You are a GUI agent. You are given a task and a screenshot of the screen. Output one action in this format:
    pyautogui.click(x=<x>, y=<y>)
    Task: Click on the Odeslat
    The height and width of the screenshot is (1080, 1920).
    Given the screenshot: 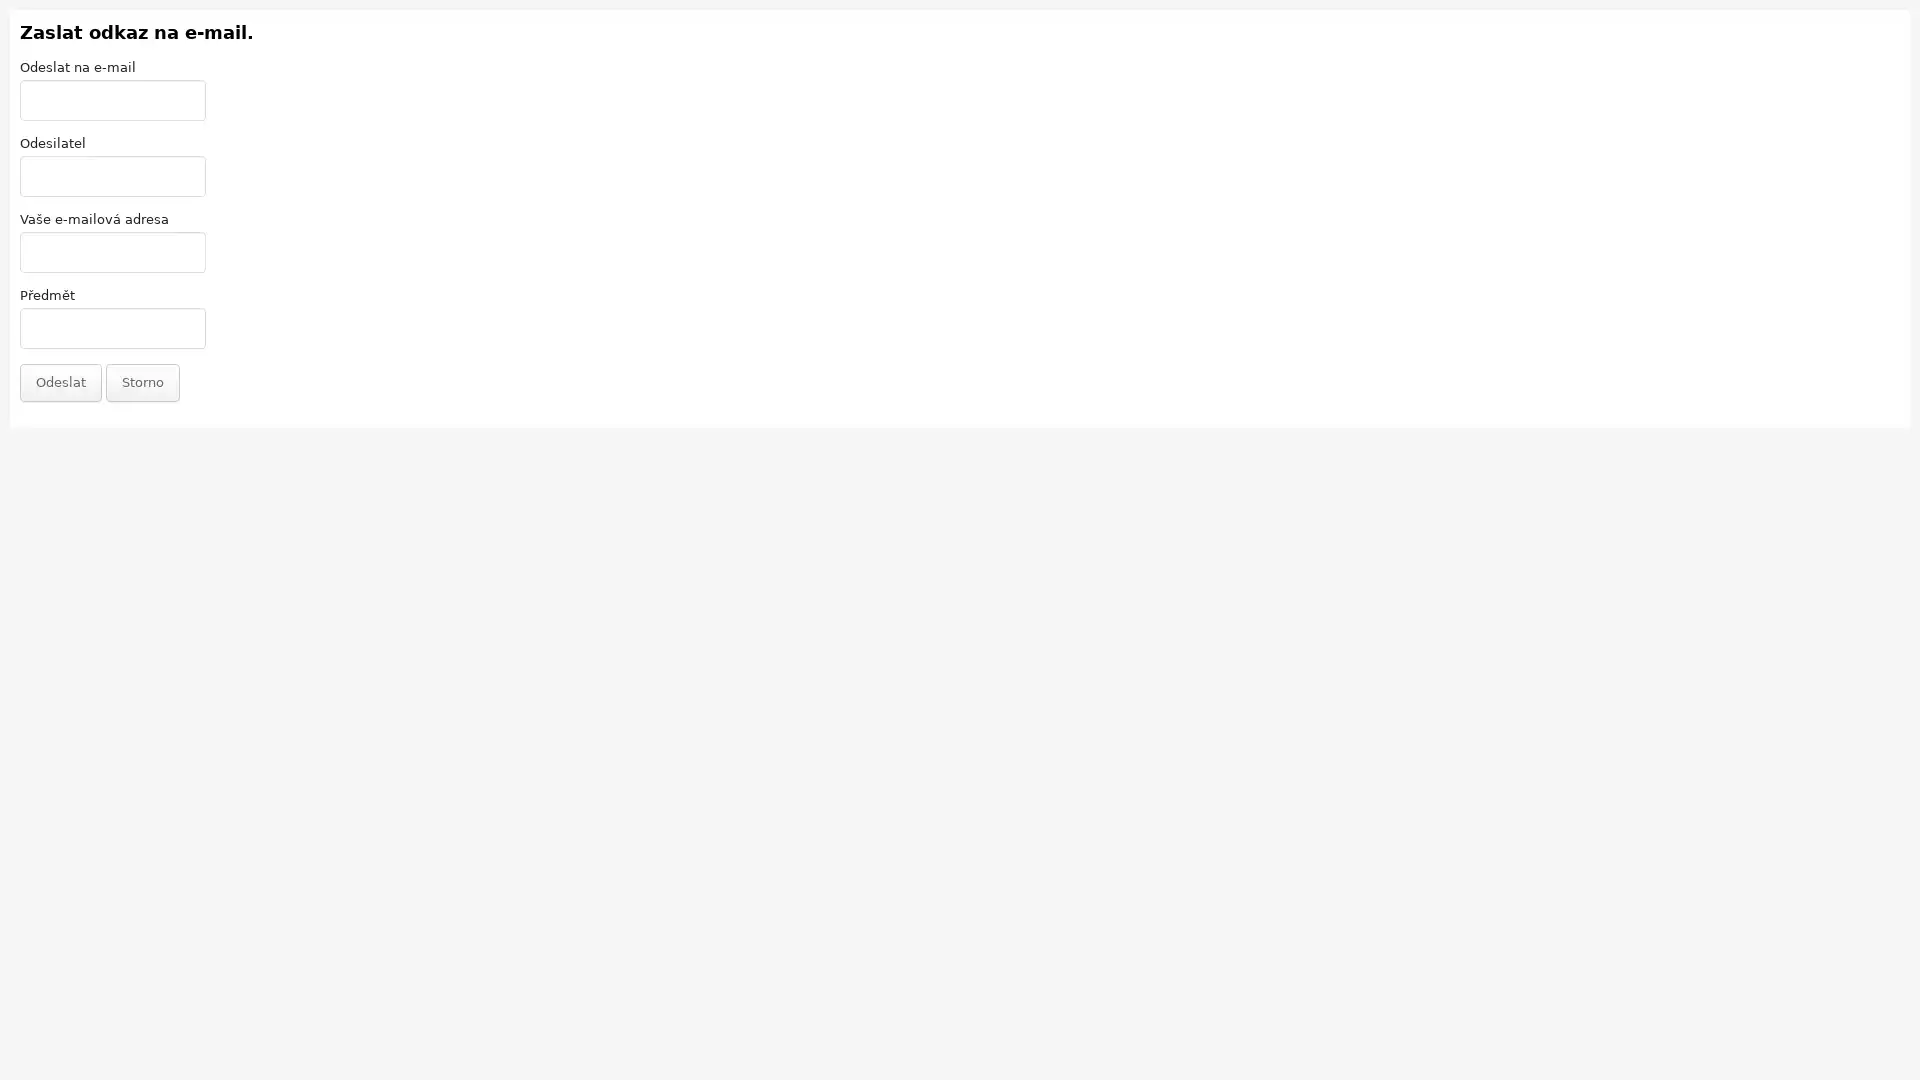 What is the action you would take?
    pyautogui.click(x=61, y=382)
    